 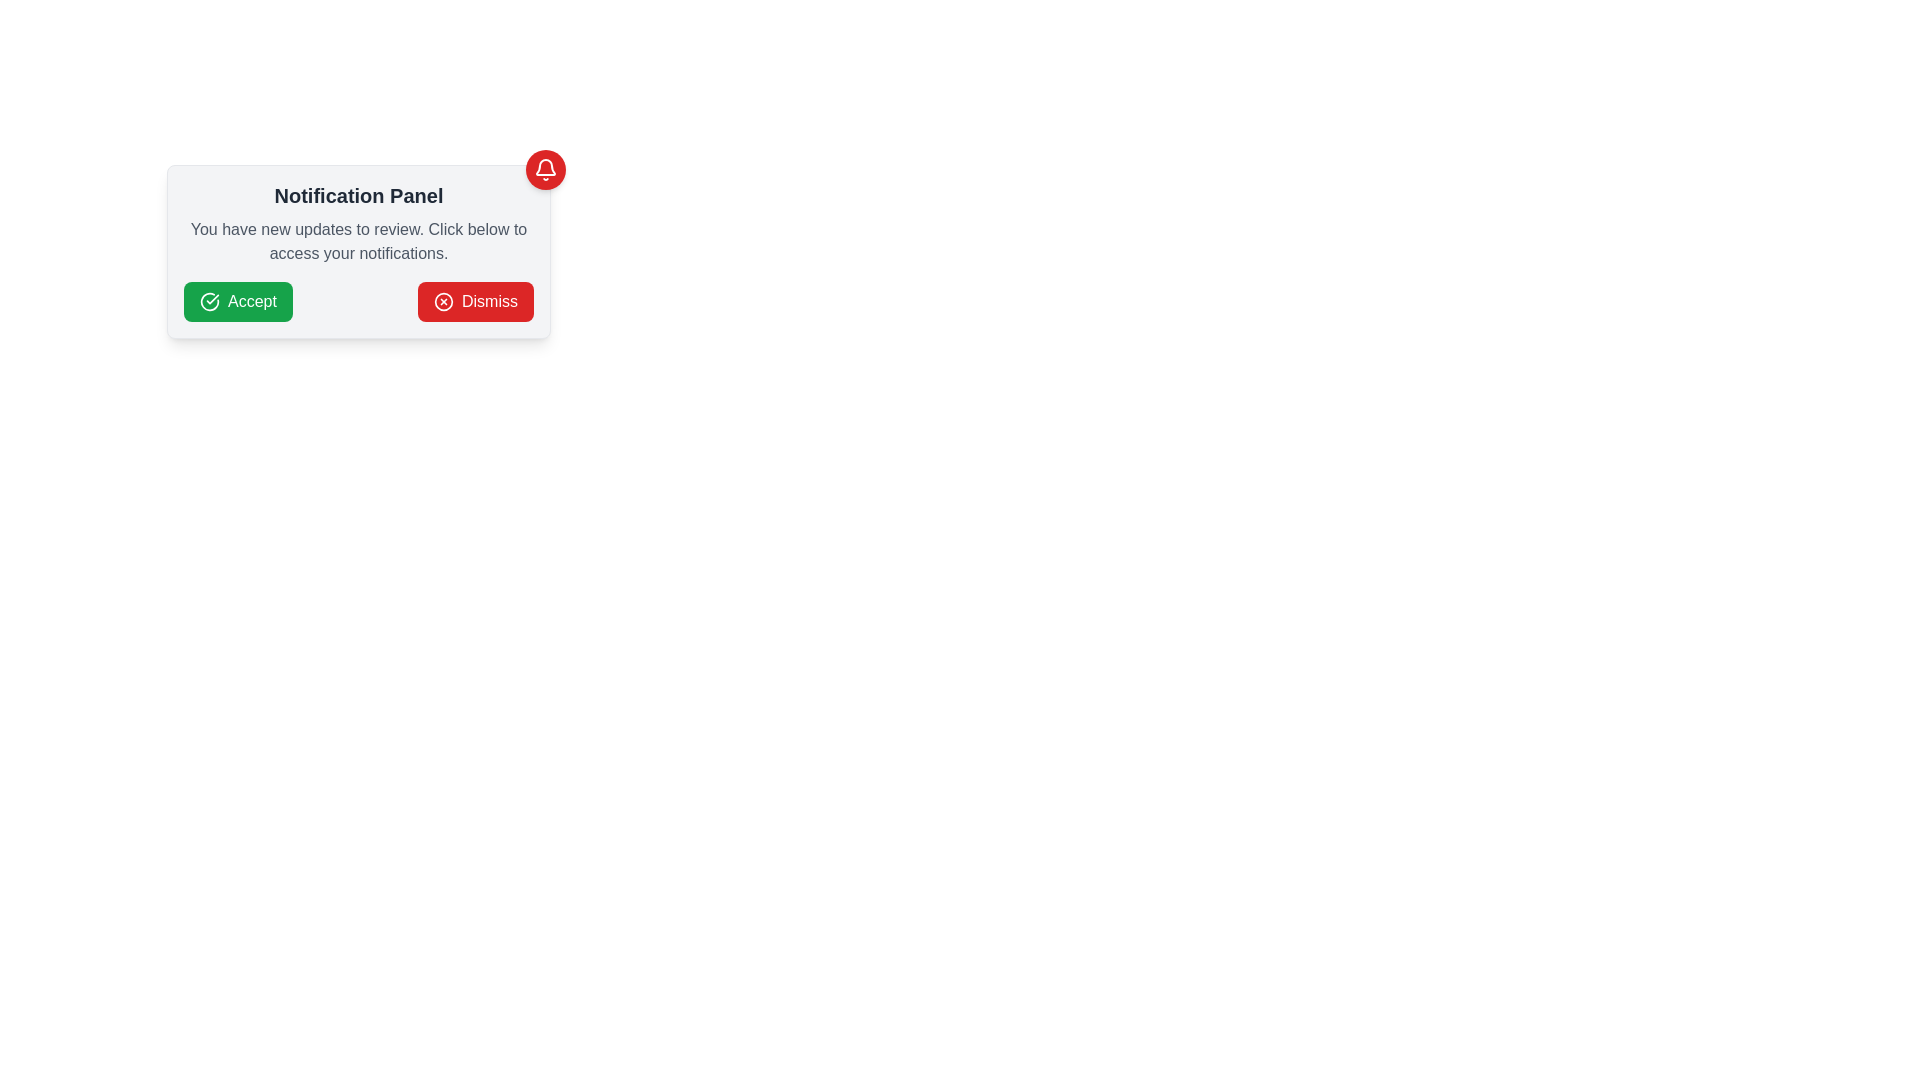 What do you see at coordinates (474, 301) in the screenshot?
I see `the dismiss button located at the bottom right of the notification box` at bounding box center [474, 301].